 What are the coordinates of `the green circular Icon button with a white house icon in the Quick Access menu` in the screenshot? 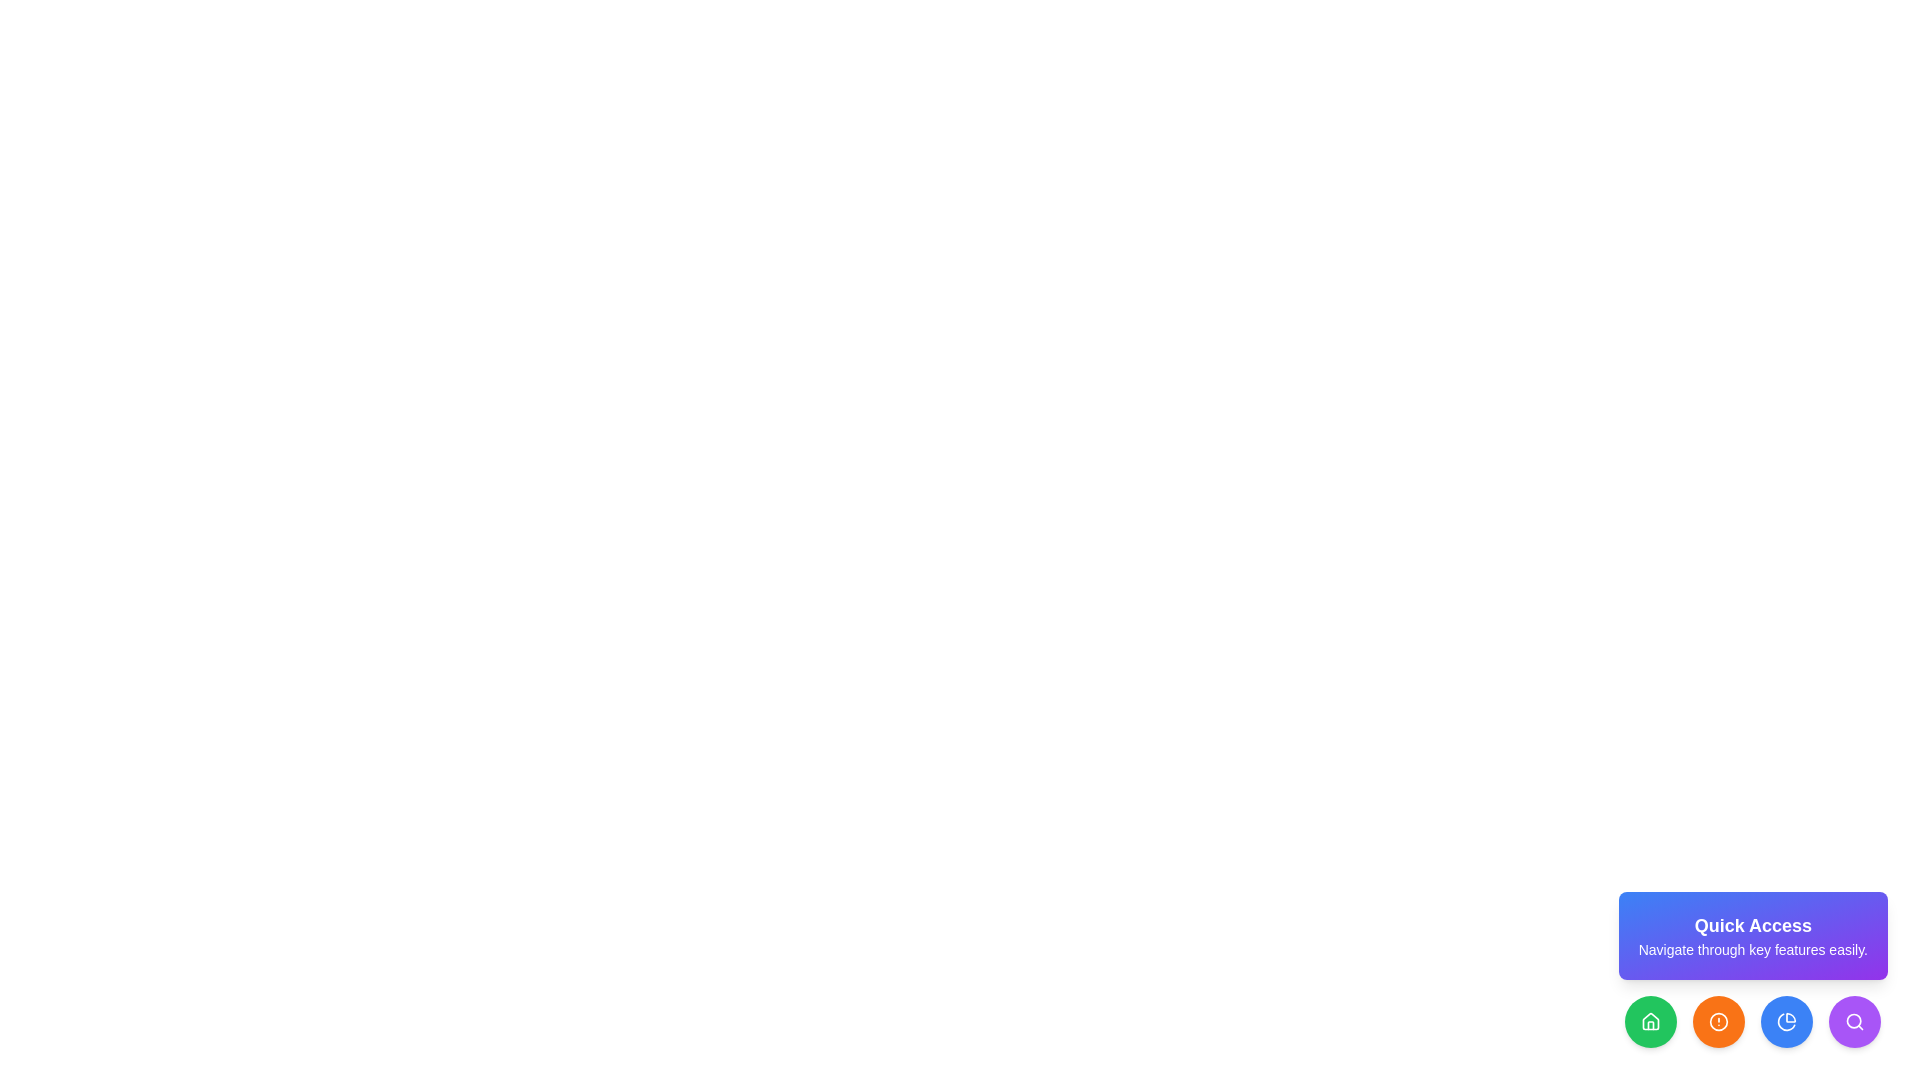 It's located at (1651, 1022).